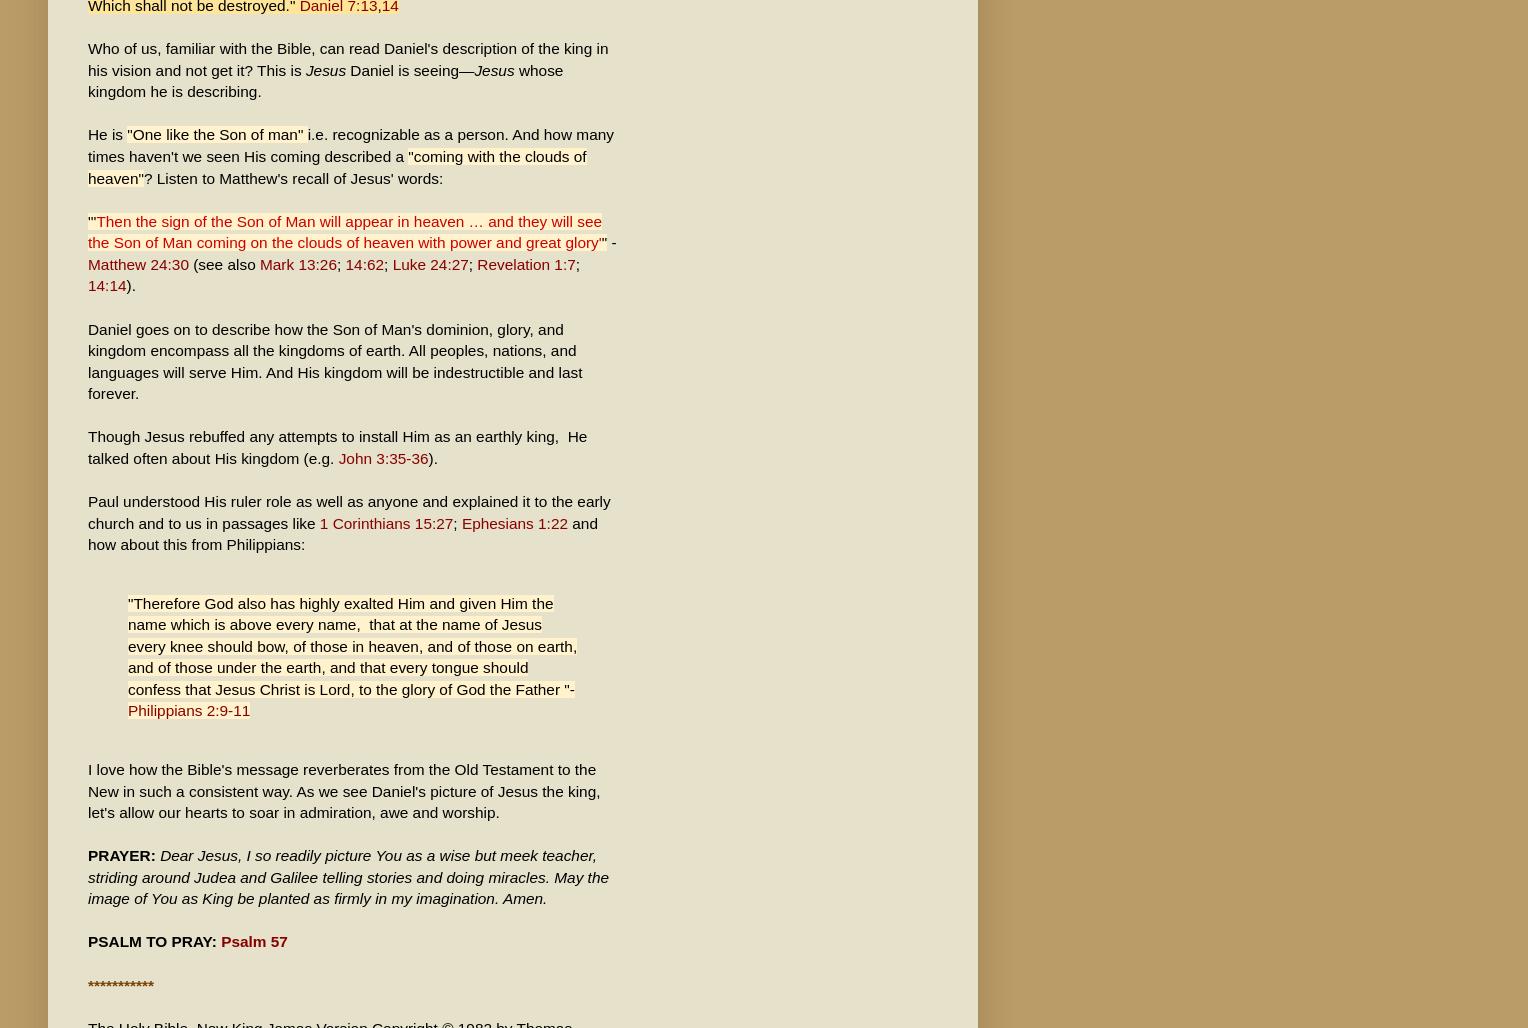 Image resolution: width=1528 pixels, height=1028 pixels. What do you see at coordinates (363, 263) in the screenshot?
I see `'14:62'` at bounding box center [363, 263].